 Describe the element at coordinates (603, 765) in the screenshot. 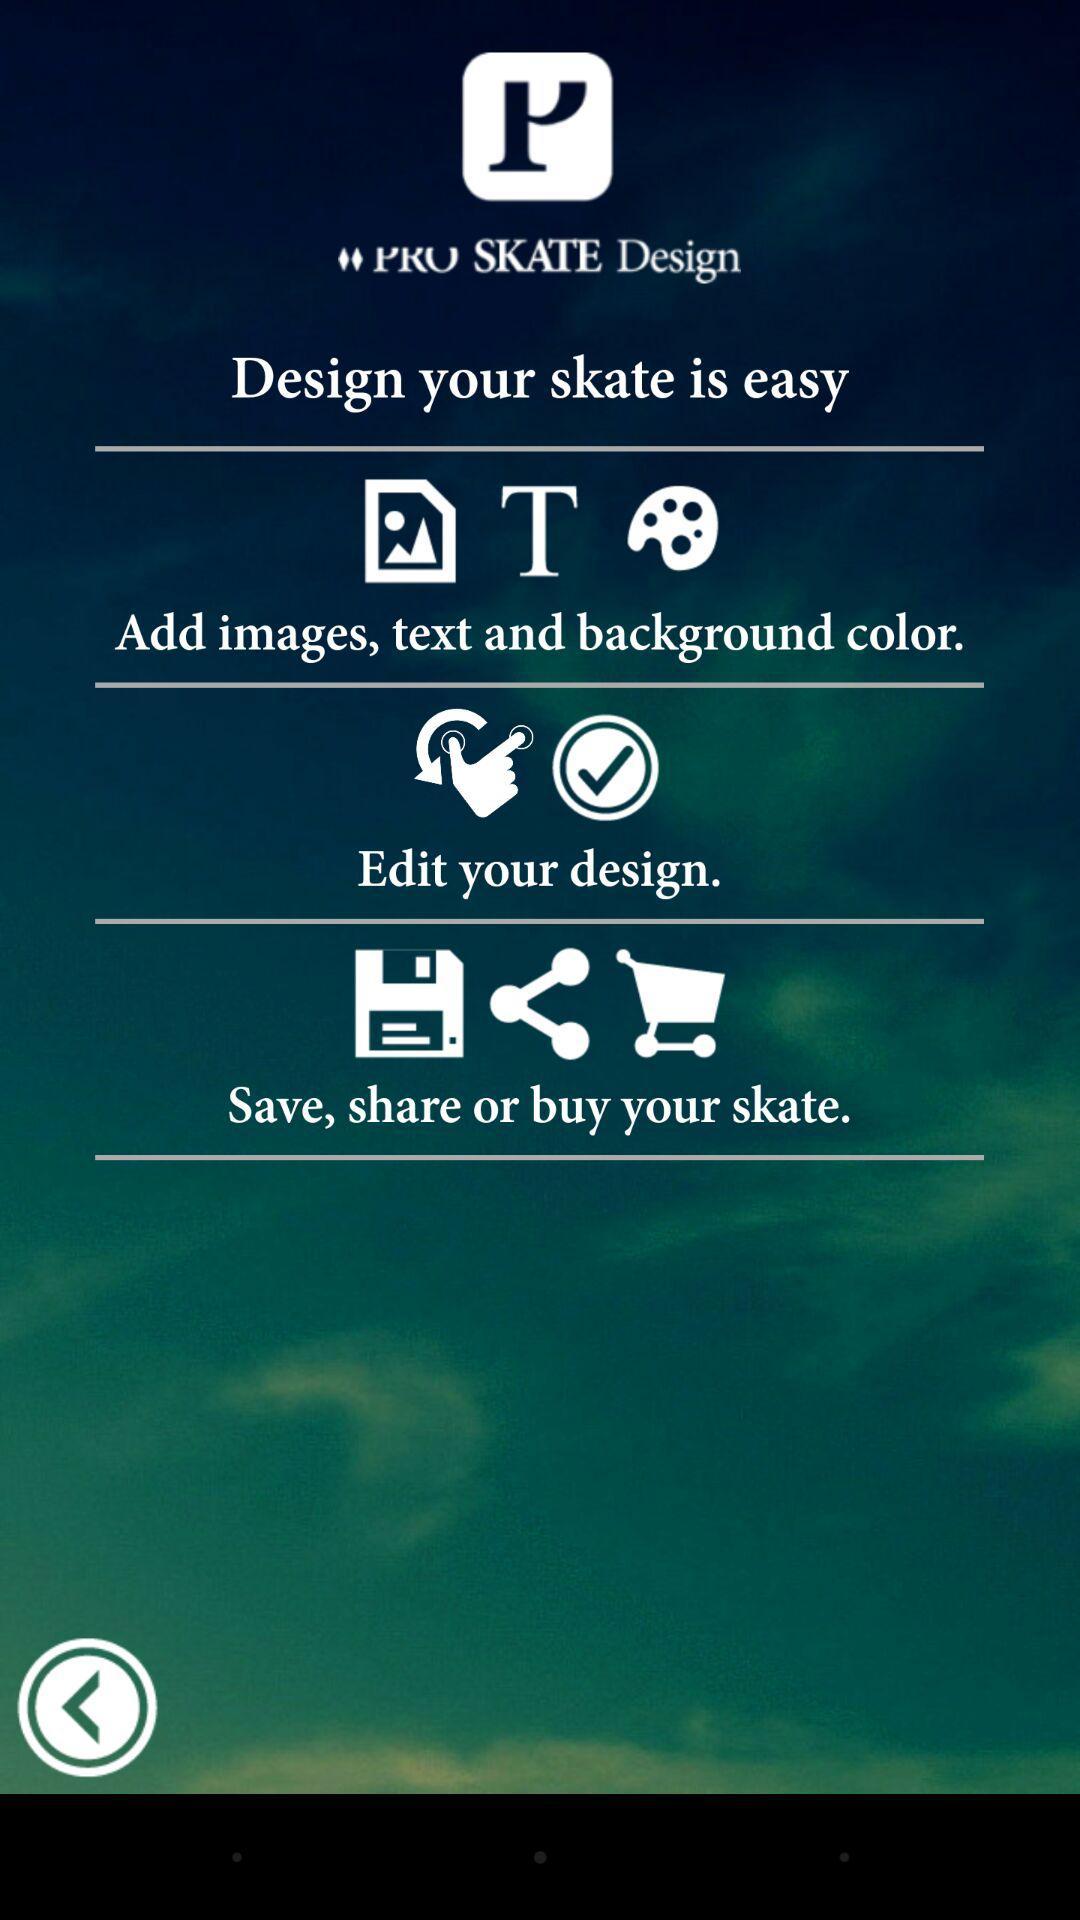

I see `confirm design edit` at that location.